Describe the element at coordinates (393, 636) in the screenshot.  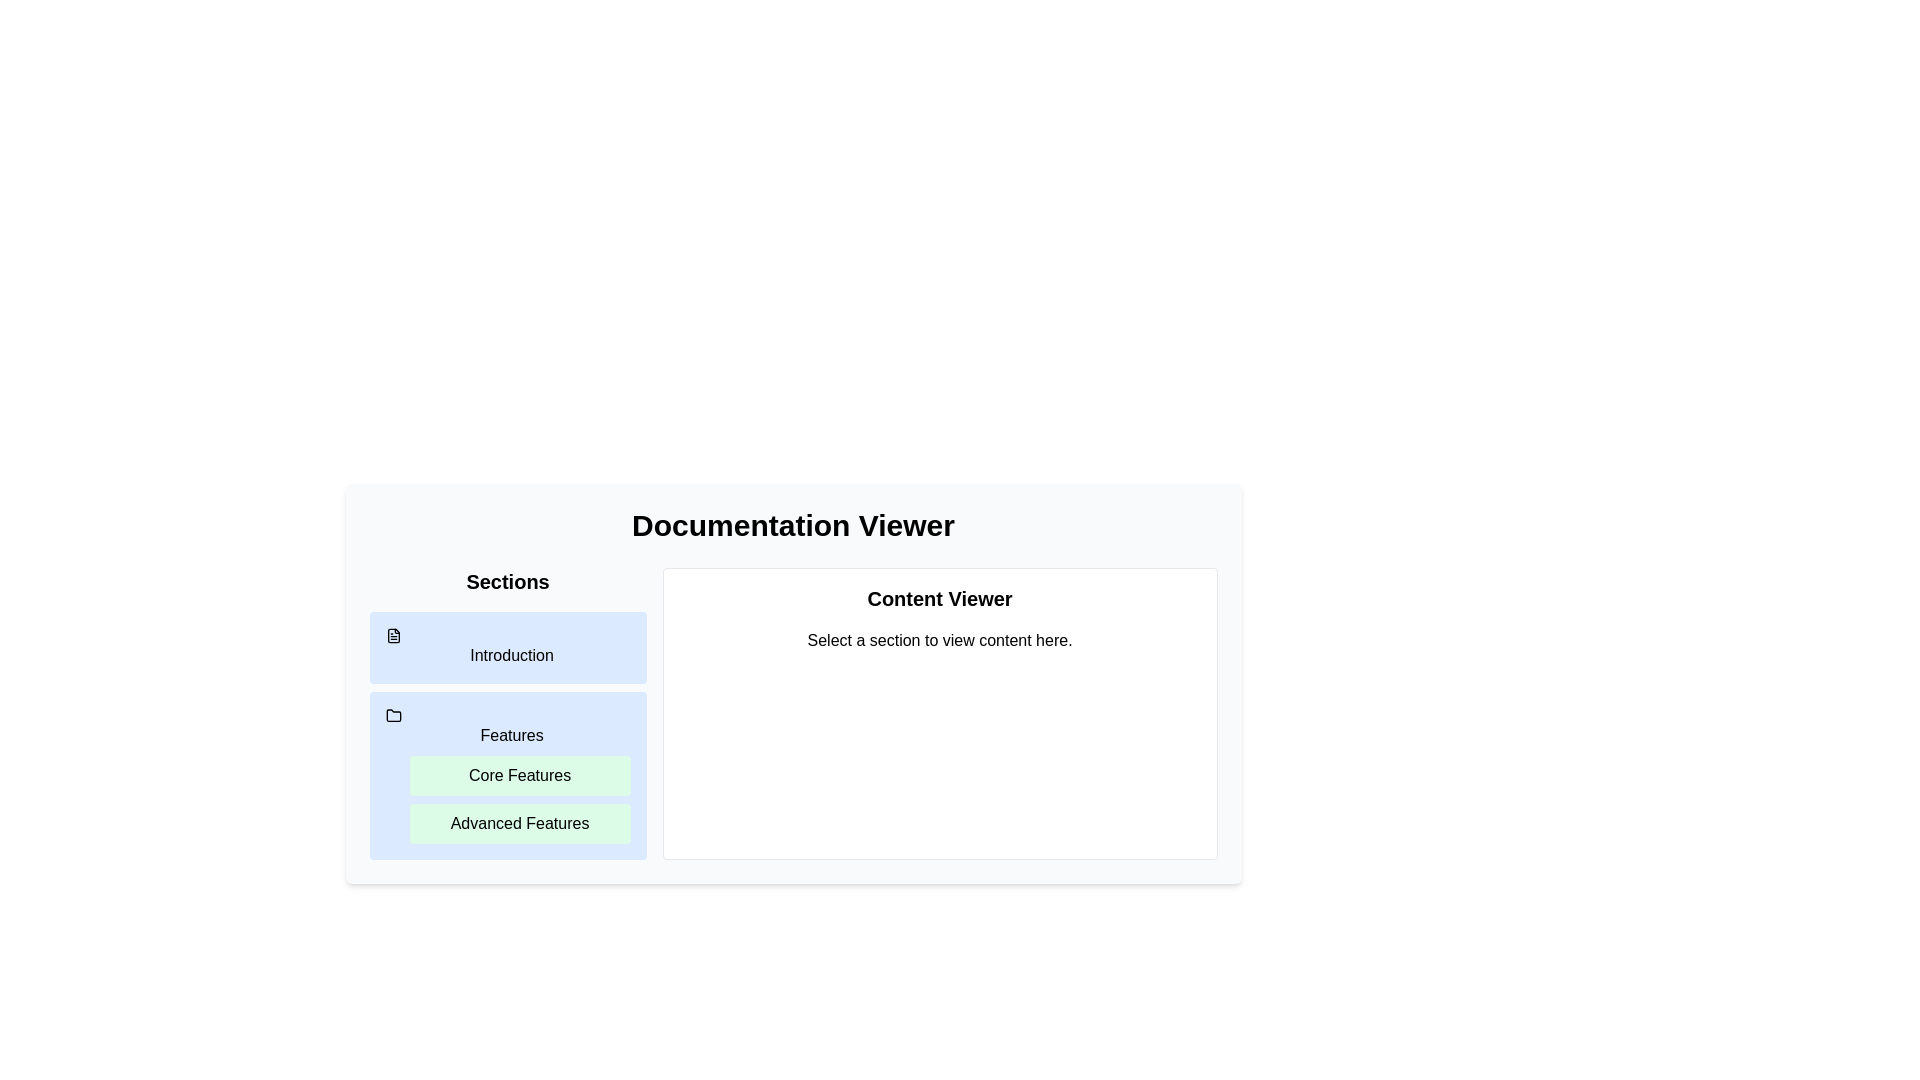
I see `the document icon, which is a compact black file representation located to the left of the 'Introduction' section in the left panel under the 'Sections' heading` at that location.